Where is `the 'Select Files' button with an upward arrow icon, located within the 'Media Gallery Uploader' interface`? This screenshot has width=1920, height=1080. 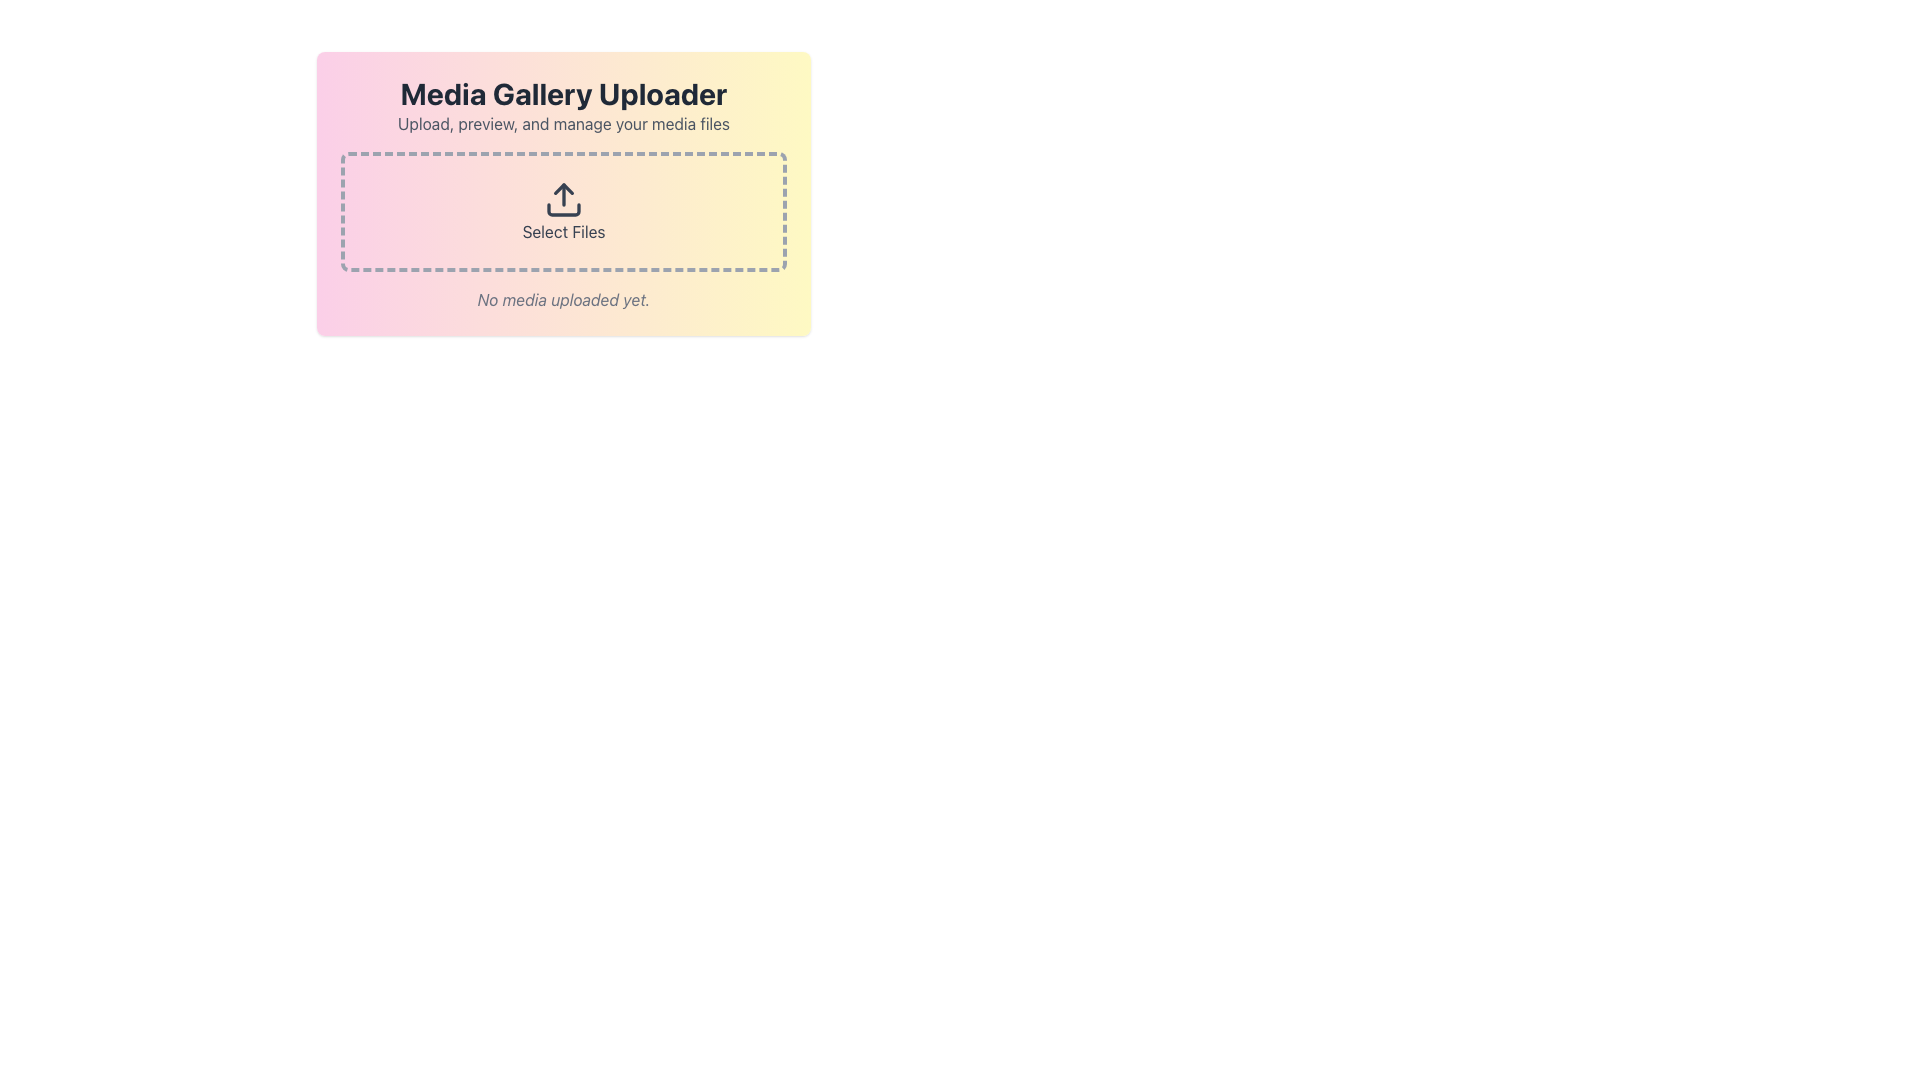 the 'Select Files' button with an upward arrow icon, located within the 'Media Gallery Uploader' interface is located at coordinates (563, 212).